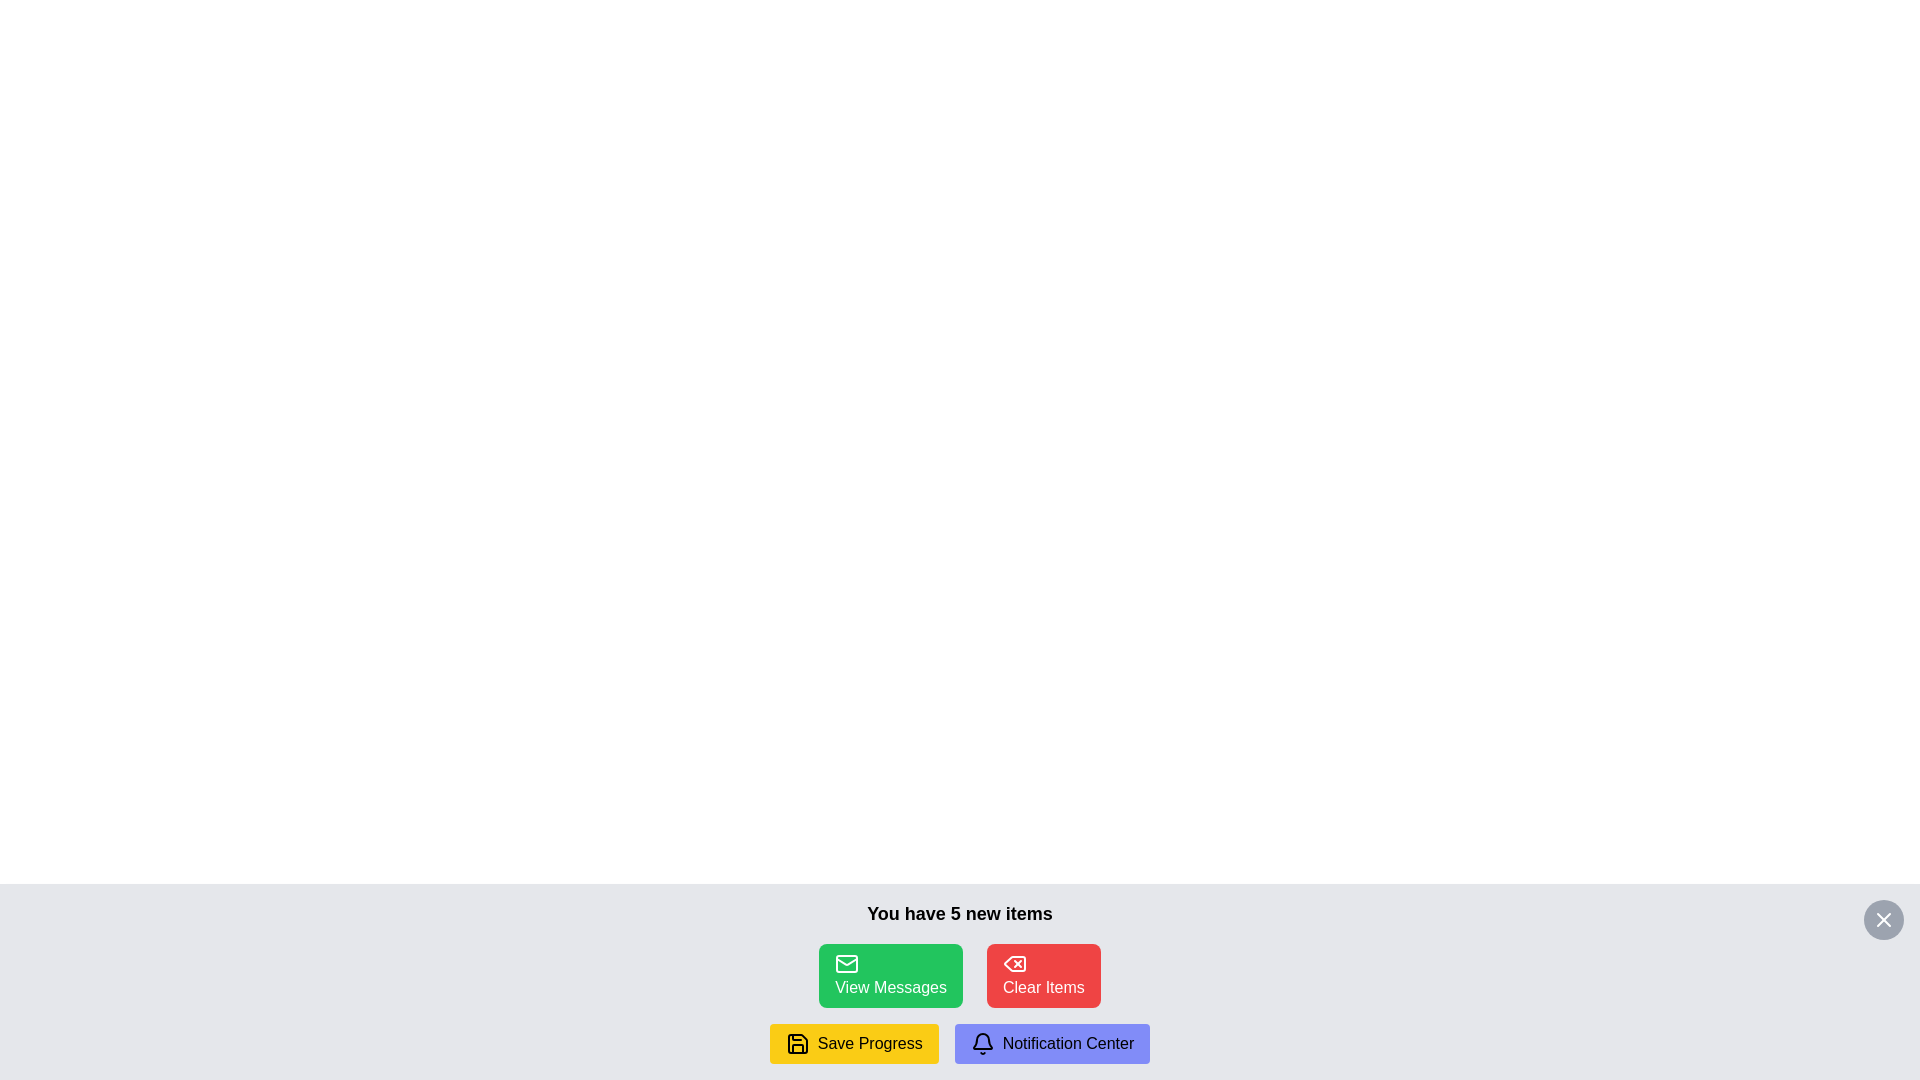 The width and height of the screenshot is (1920, 1080). I want to click on the mail icon that visually resembles an open envelope with a curved line inside, so click(847, 960).